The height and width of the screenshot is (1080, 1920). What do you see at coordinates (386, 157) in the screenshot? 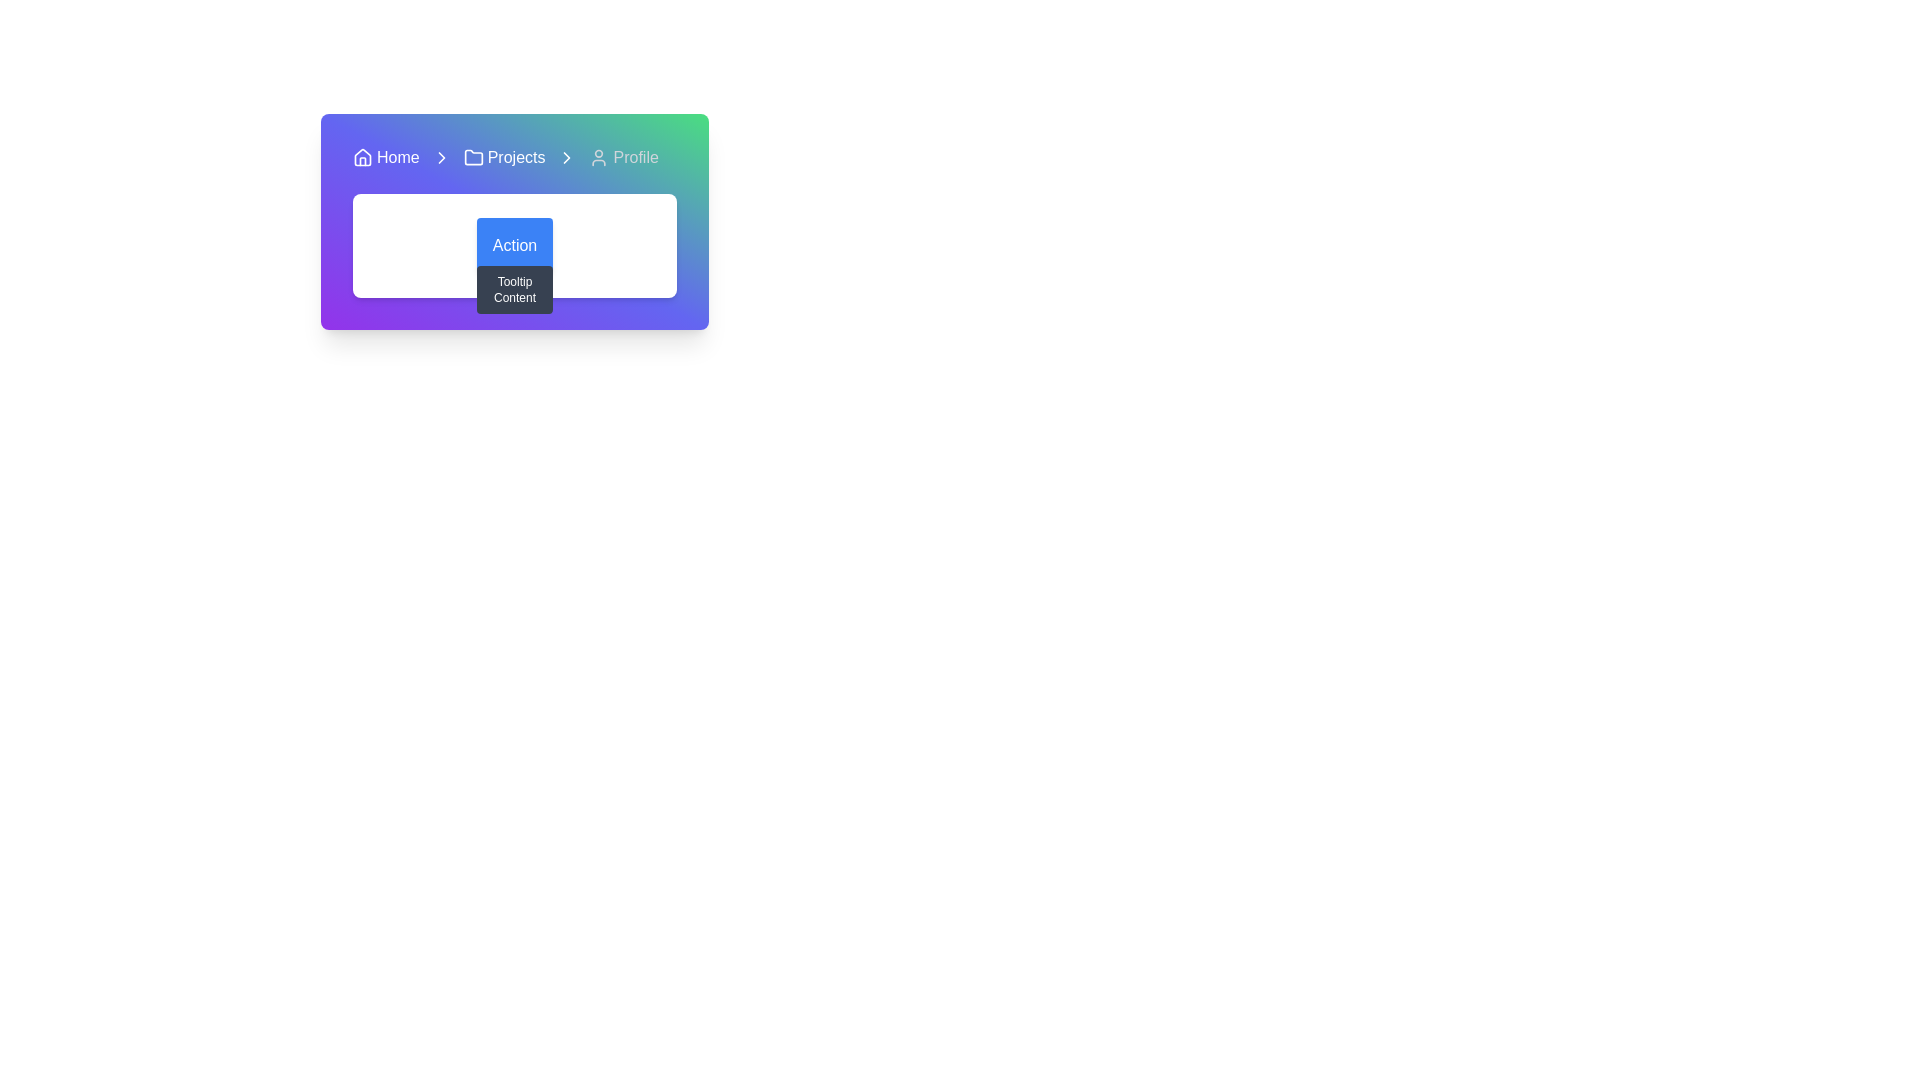
I see `the 'Home' text label, which is styled in white font and positioned next to a house-shaped icon in the horizontal navigation bar` at bounding box center [386, 157].